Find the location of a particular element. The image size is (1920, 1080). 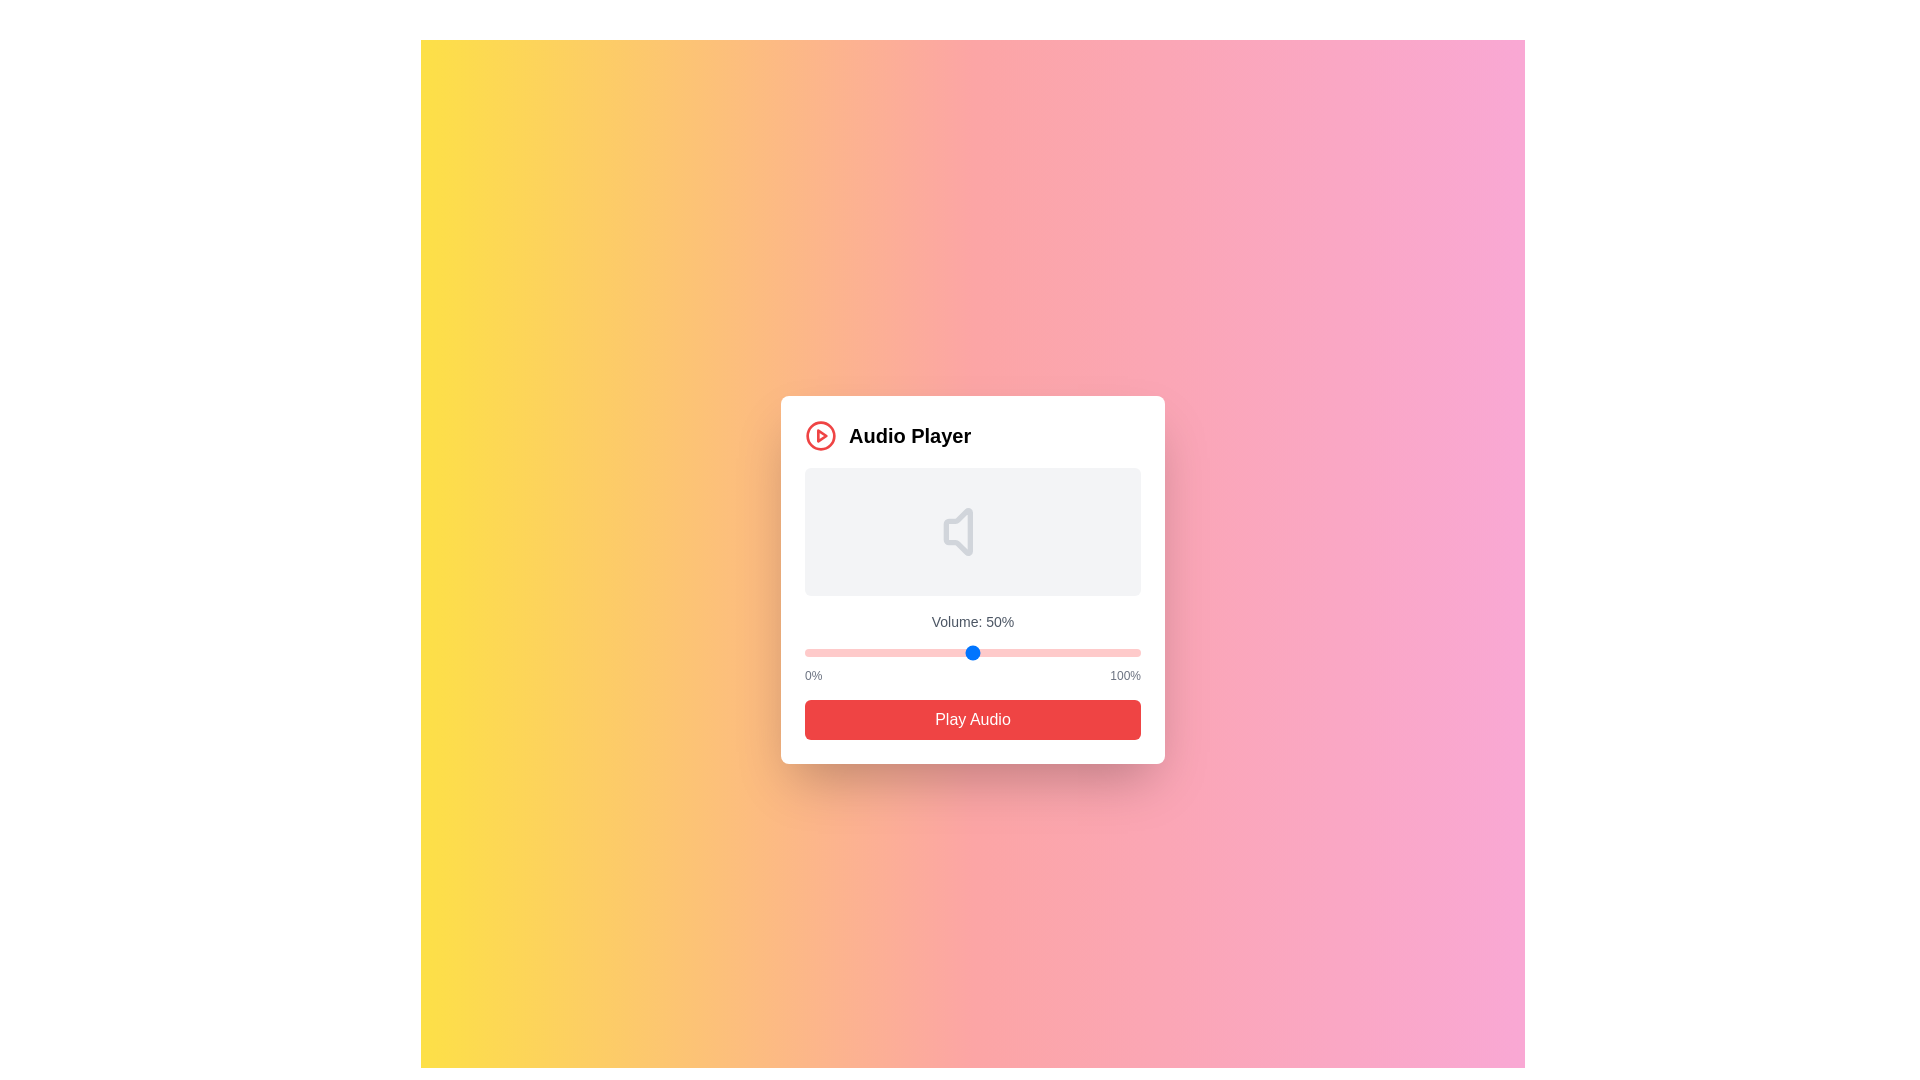

the volume slider to set the volume to 66% is located at coordinates (1026, 652).